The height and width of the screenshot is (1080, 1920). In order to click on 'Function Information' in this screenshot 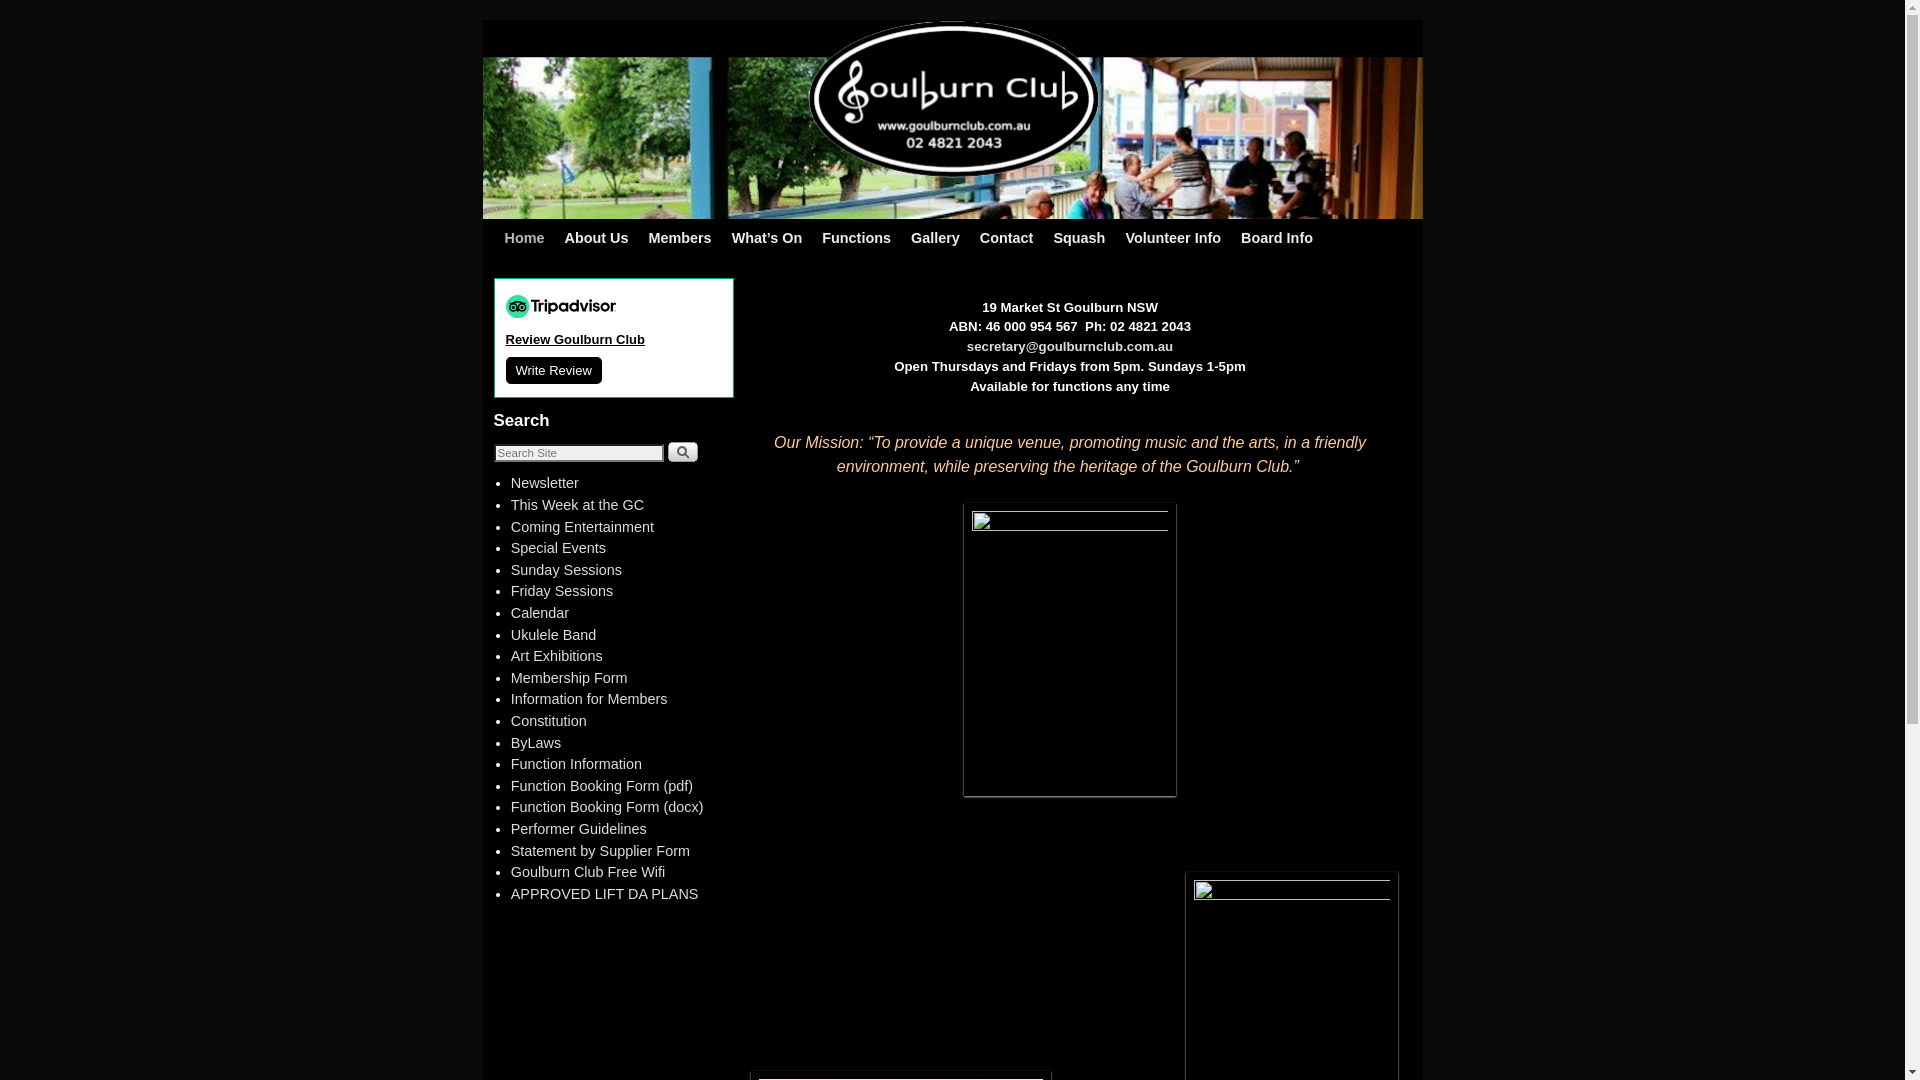, I will do `click(575, 763)`.